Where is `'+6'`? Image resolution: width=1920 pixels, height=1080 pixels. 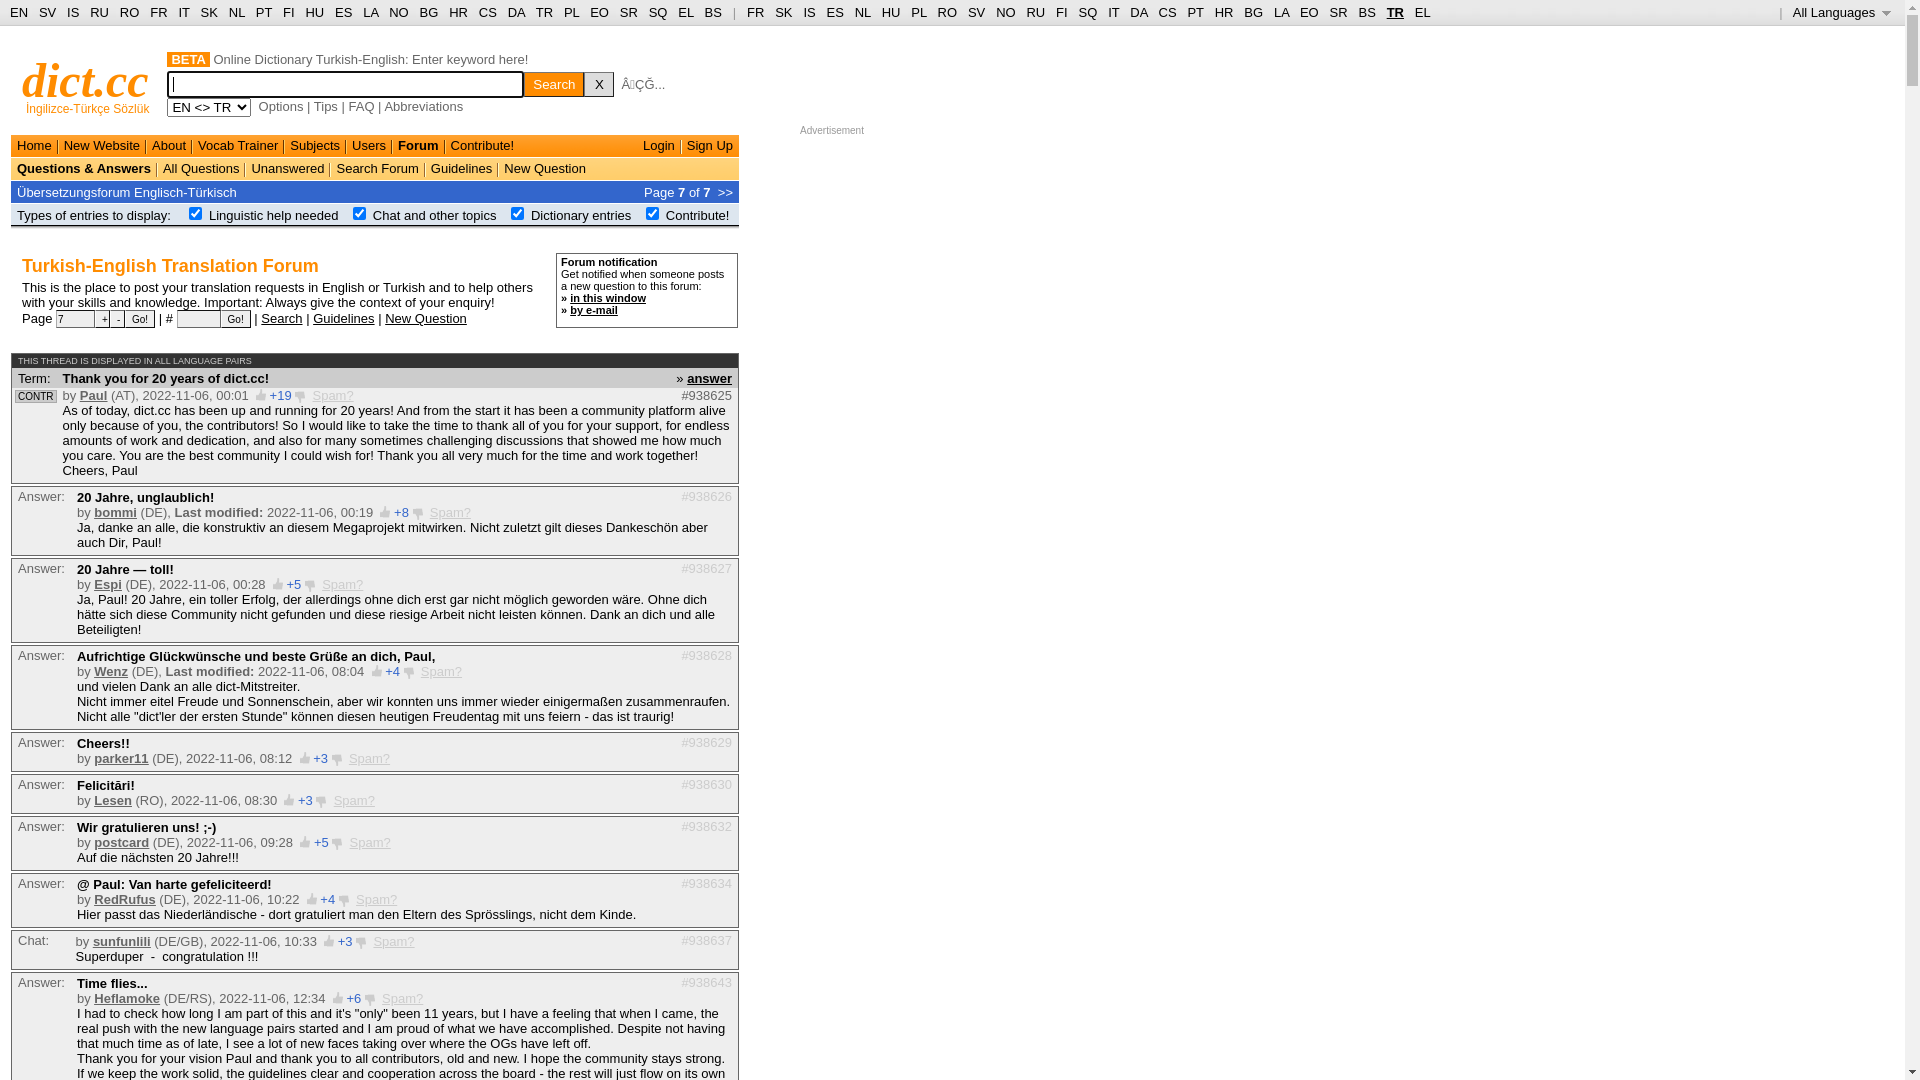 '+6' is located at coordinates (353, 998).